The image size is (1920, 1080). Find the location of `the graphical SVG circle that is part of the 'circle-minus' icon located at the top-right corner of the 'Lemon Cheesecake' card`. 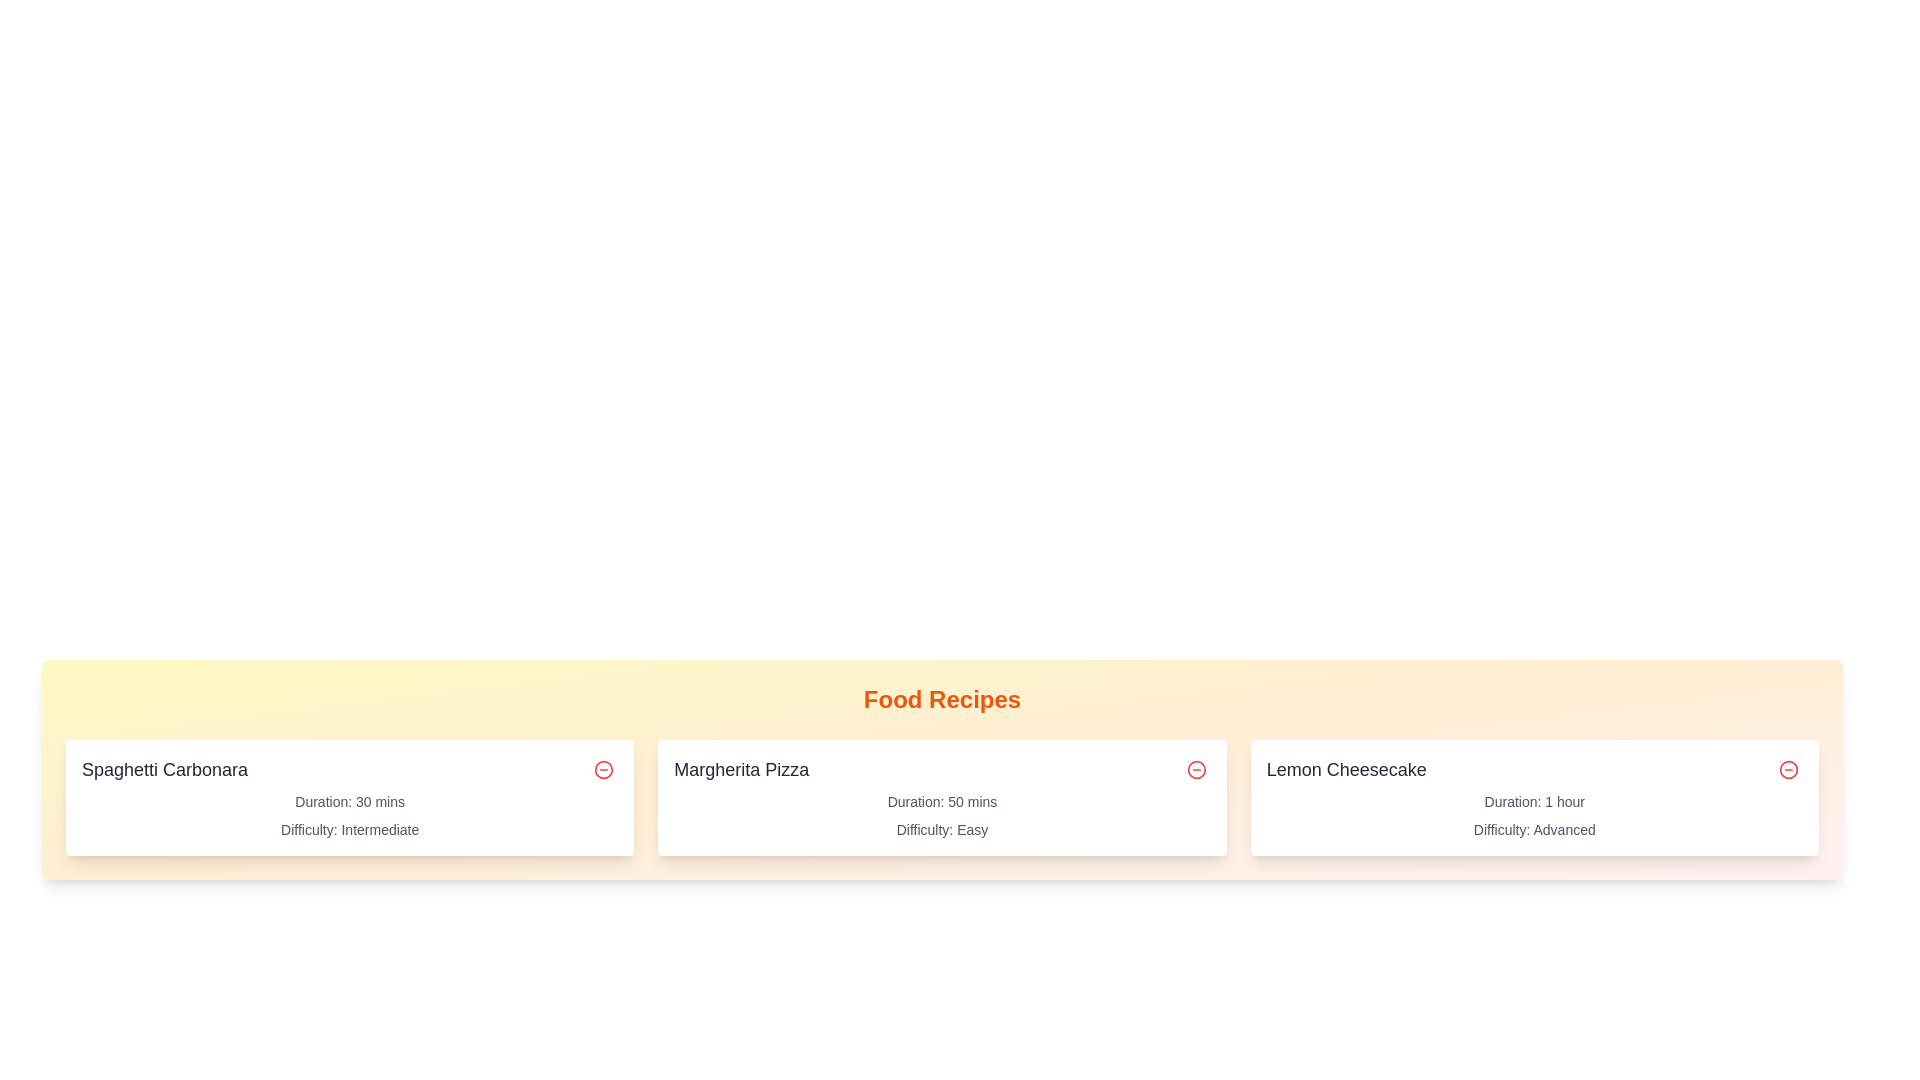

the graphical SVG circle that is part of the 'circle-minus' icon located at the top-right corner of the 'Lemon Cheesecake' card is located at coordinates (1789, 769).